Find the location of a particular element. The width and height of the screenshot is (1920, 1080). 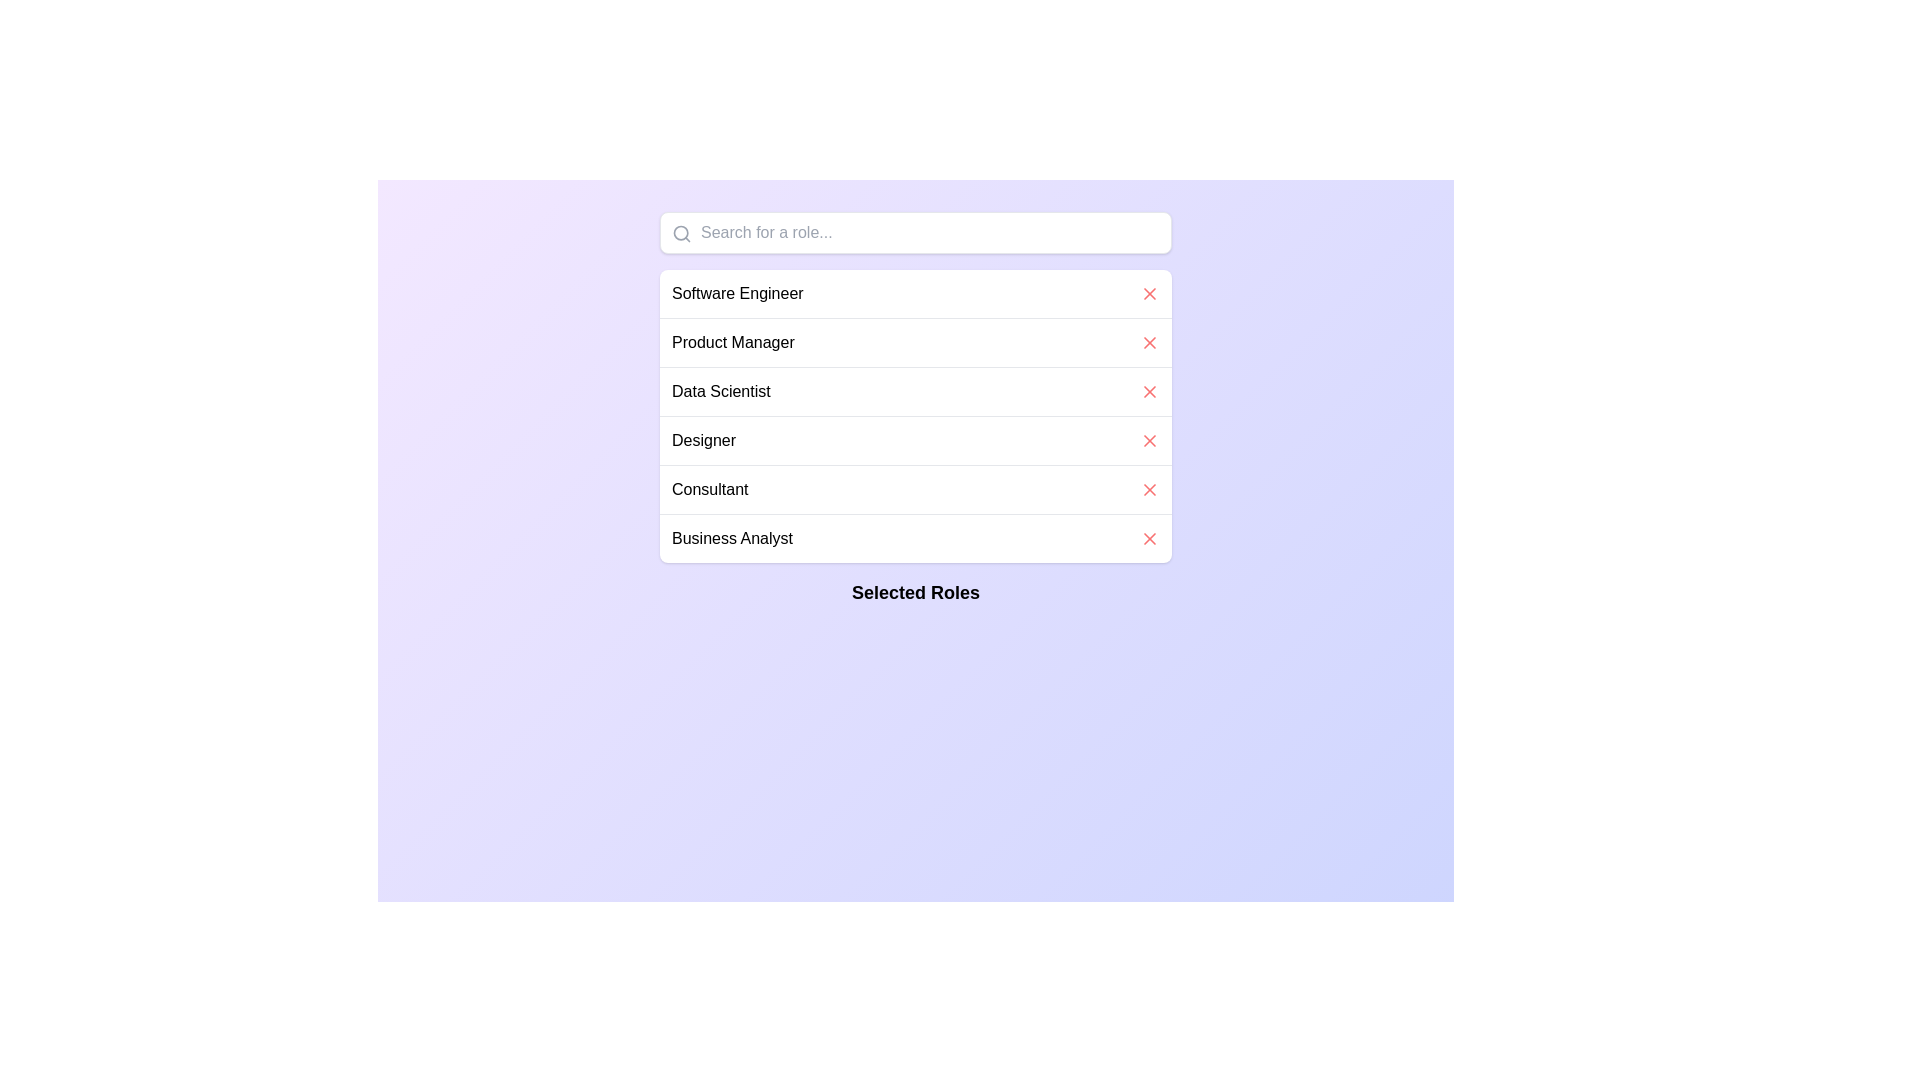

the Close or delete icon (the 'X' graphic) aligned to the right side of the 'Product Manager' list item is located at coordinates (1150, 342).